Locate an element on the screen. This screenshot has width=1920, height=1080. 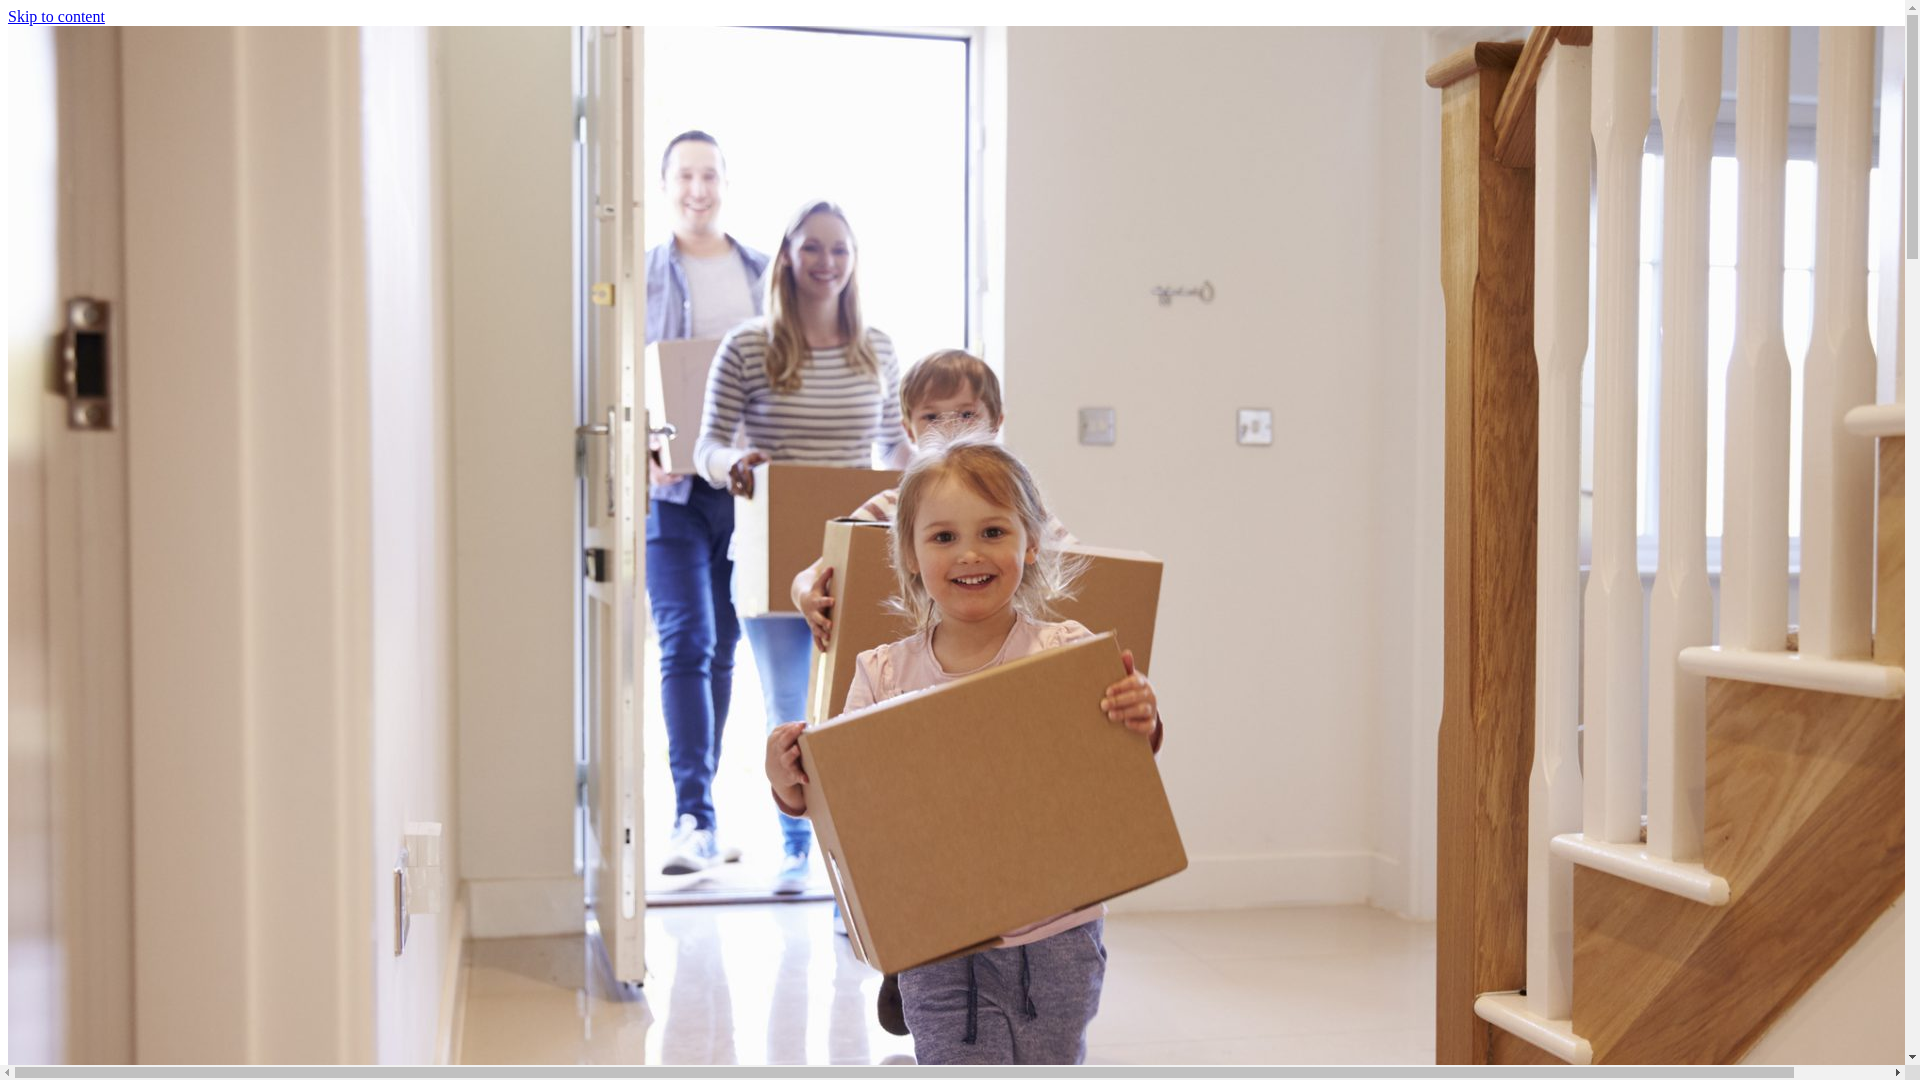
'Skip to content' is located at coordinates (56, 16).